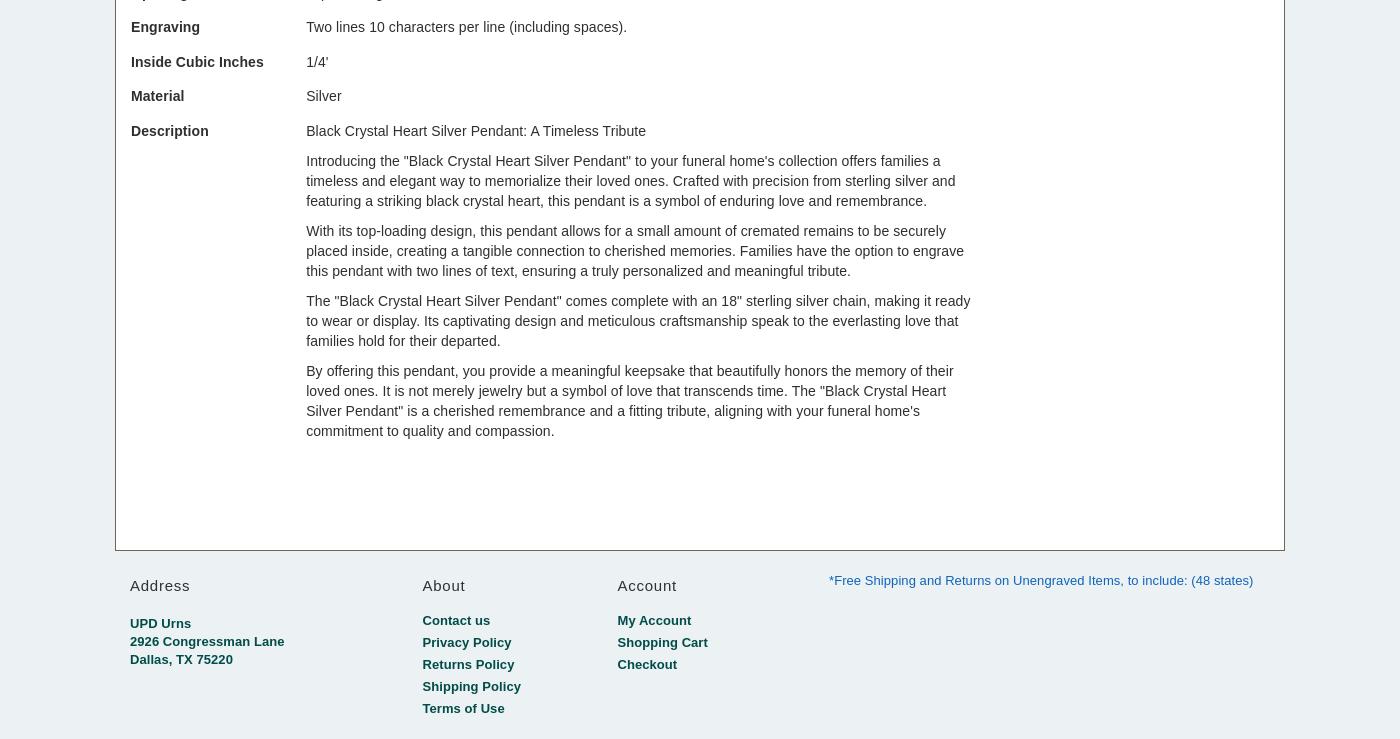  Describe the element at coordinates (455, 618) in the screenshot. I see `'Contact us'` at that location.